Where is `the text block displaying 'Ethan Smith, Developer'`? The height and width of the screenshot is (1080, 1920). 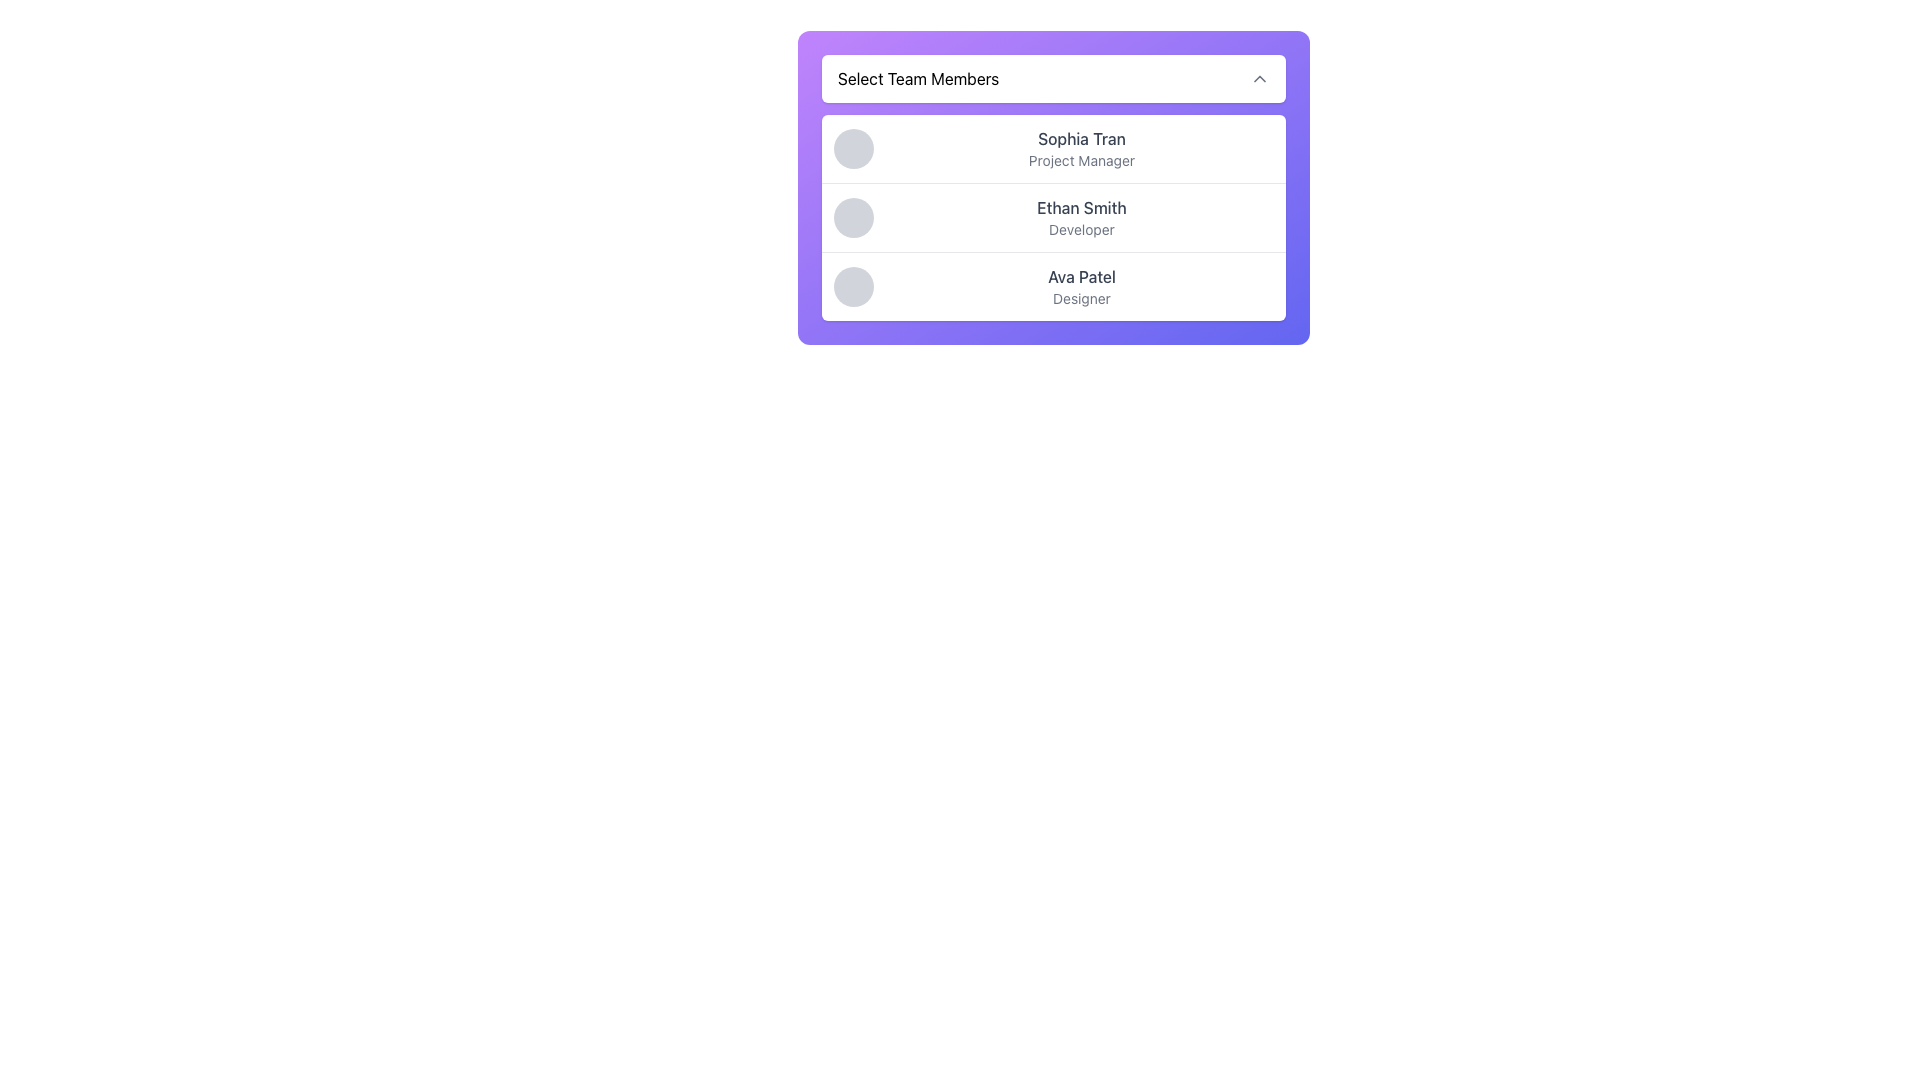
the text block displaying 'Ethan Smith, Developer' is located at coordinates (1080, 218).